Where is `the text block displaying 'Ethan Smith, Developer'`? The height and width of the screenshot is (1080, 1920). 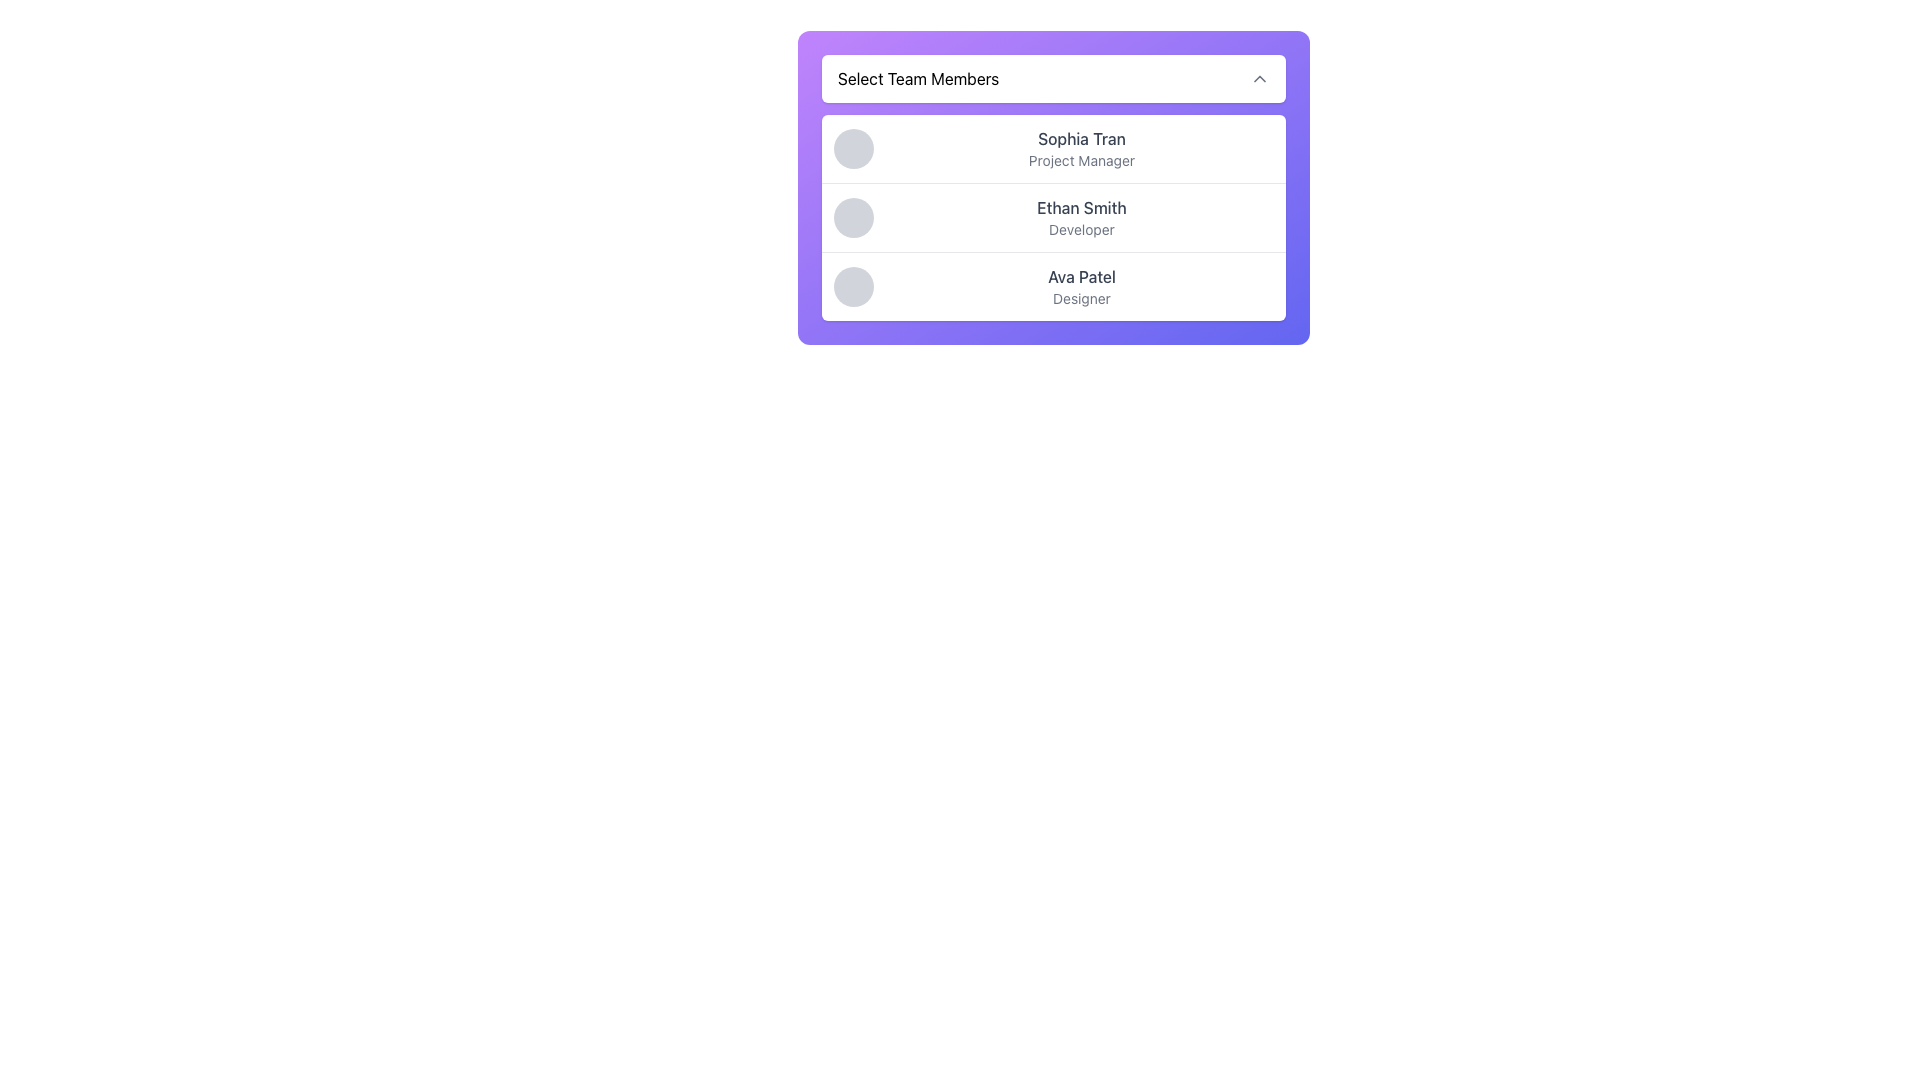
the text block displaying 'Ethan Smith, Developer' is located at coordinates (1080, 218).